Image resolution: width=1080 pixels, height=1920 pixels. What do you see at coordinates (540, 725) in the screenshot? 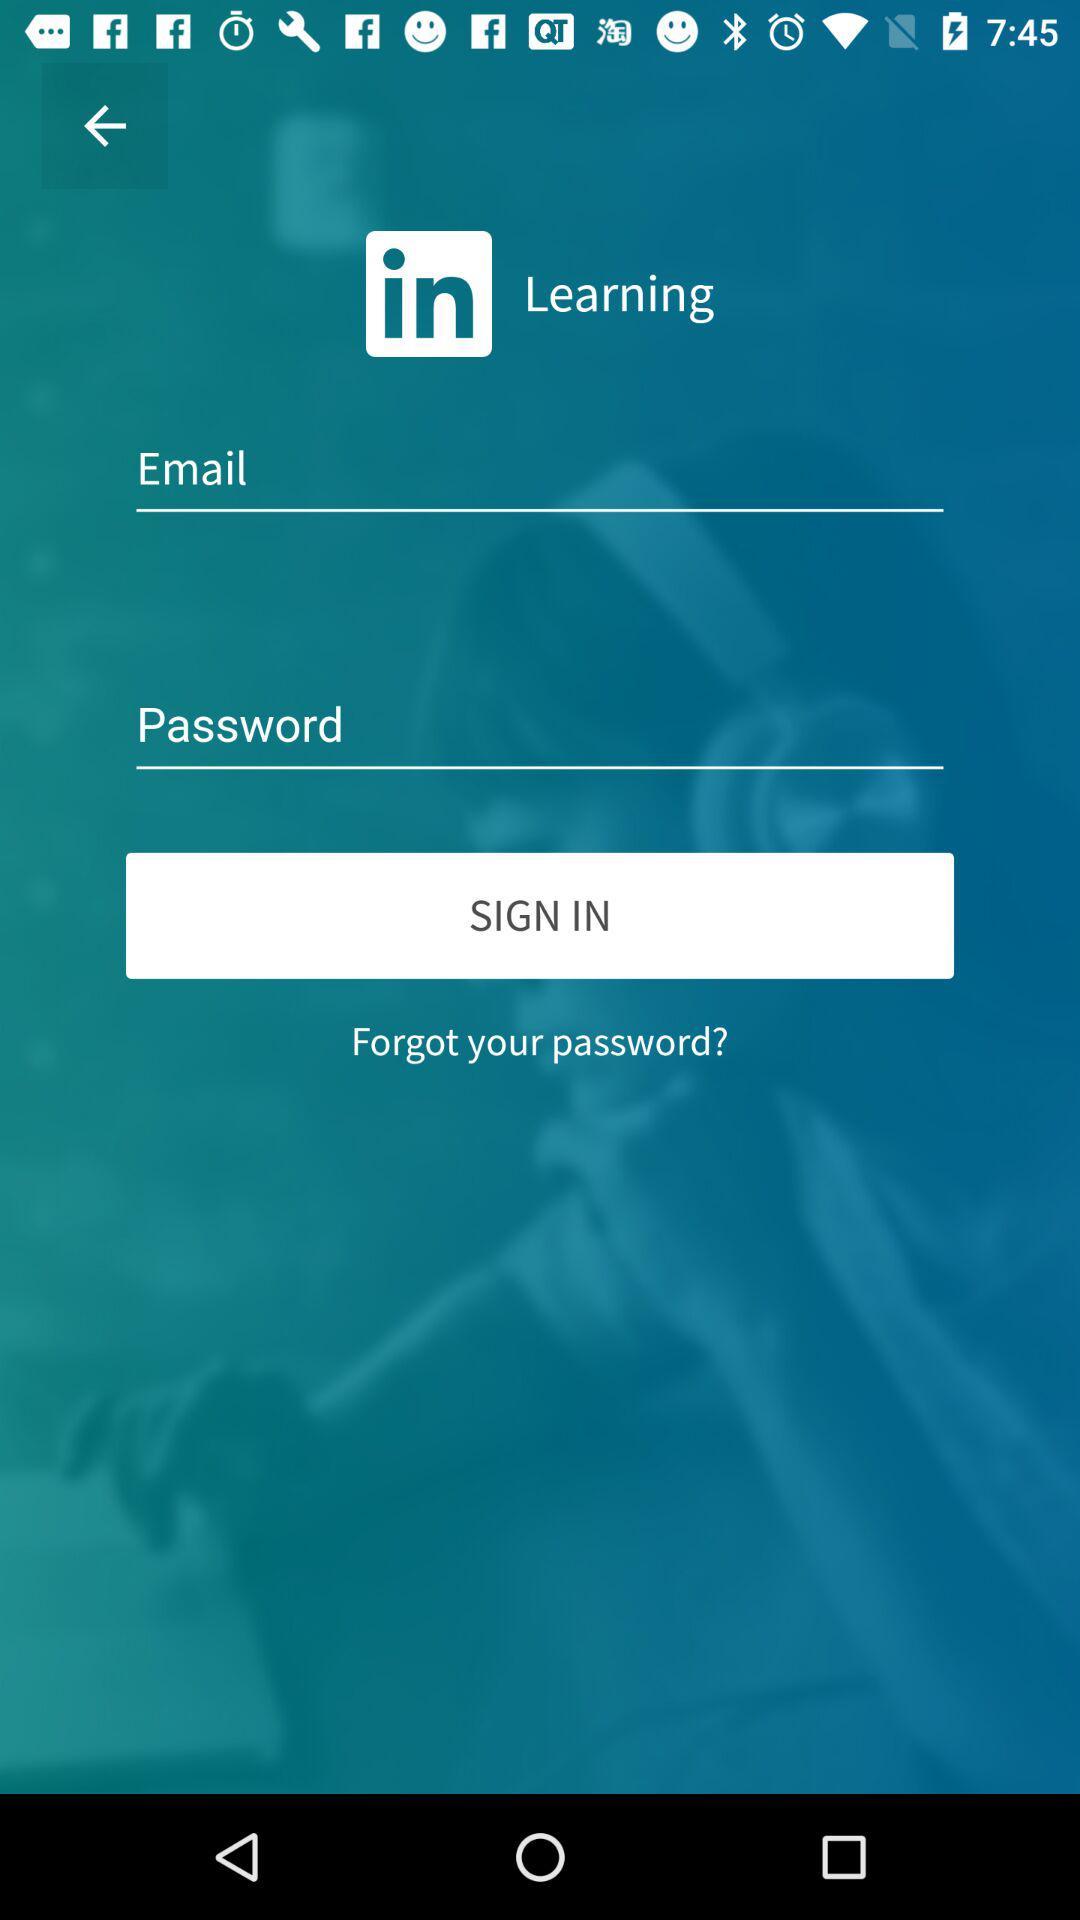
I see `password` at bounding box center [540, 725].